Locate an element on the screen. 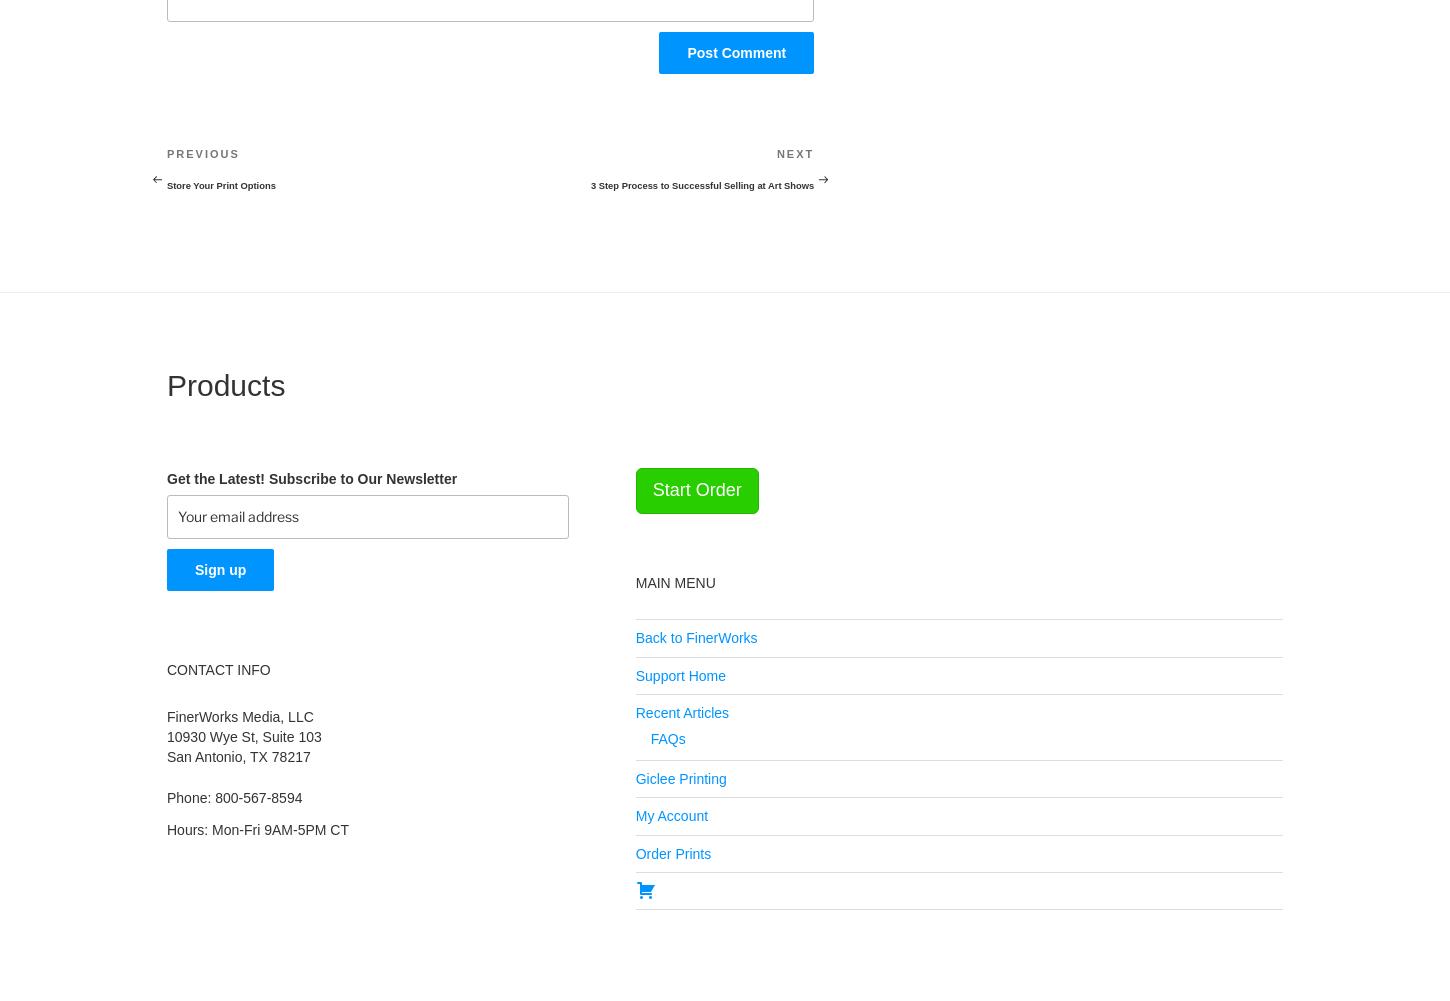 The width and height of the screenshot is (1450, 1001). 'Support Home' is located at coordinates (679, 673).